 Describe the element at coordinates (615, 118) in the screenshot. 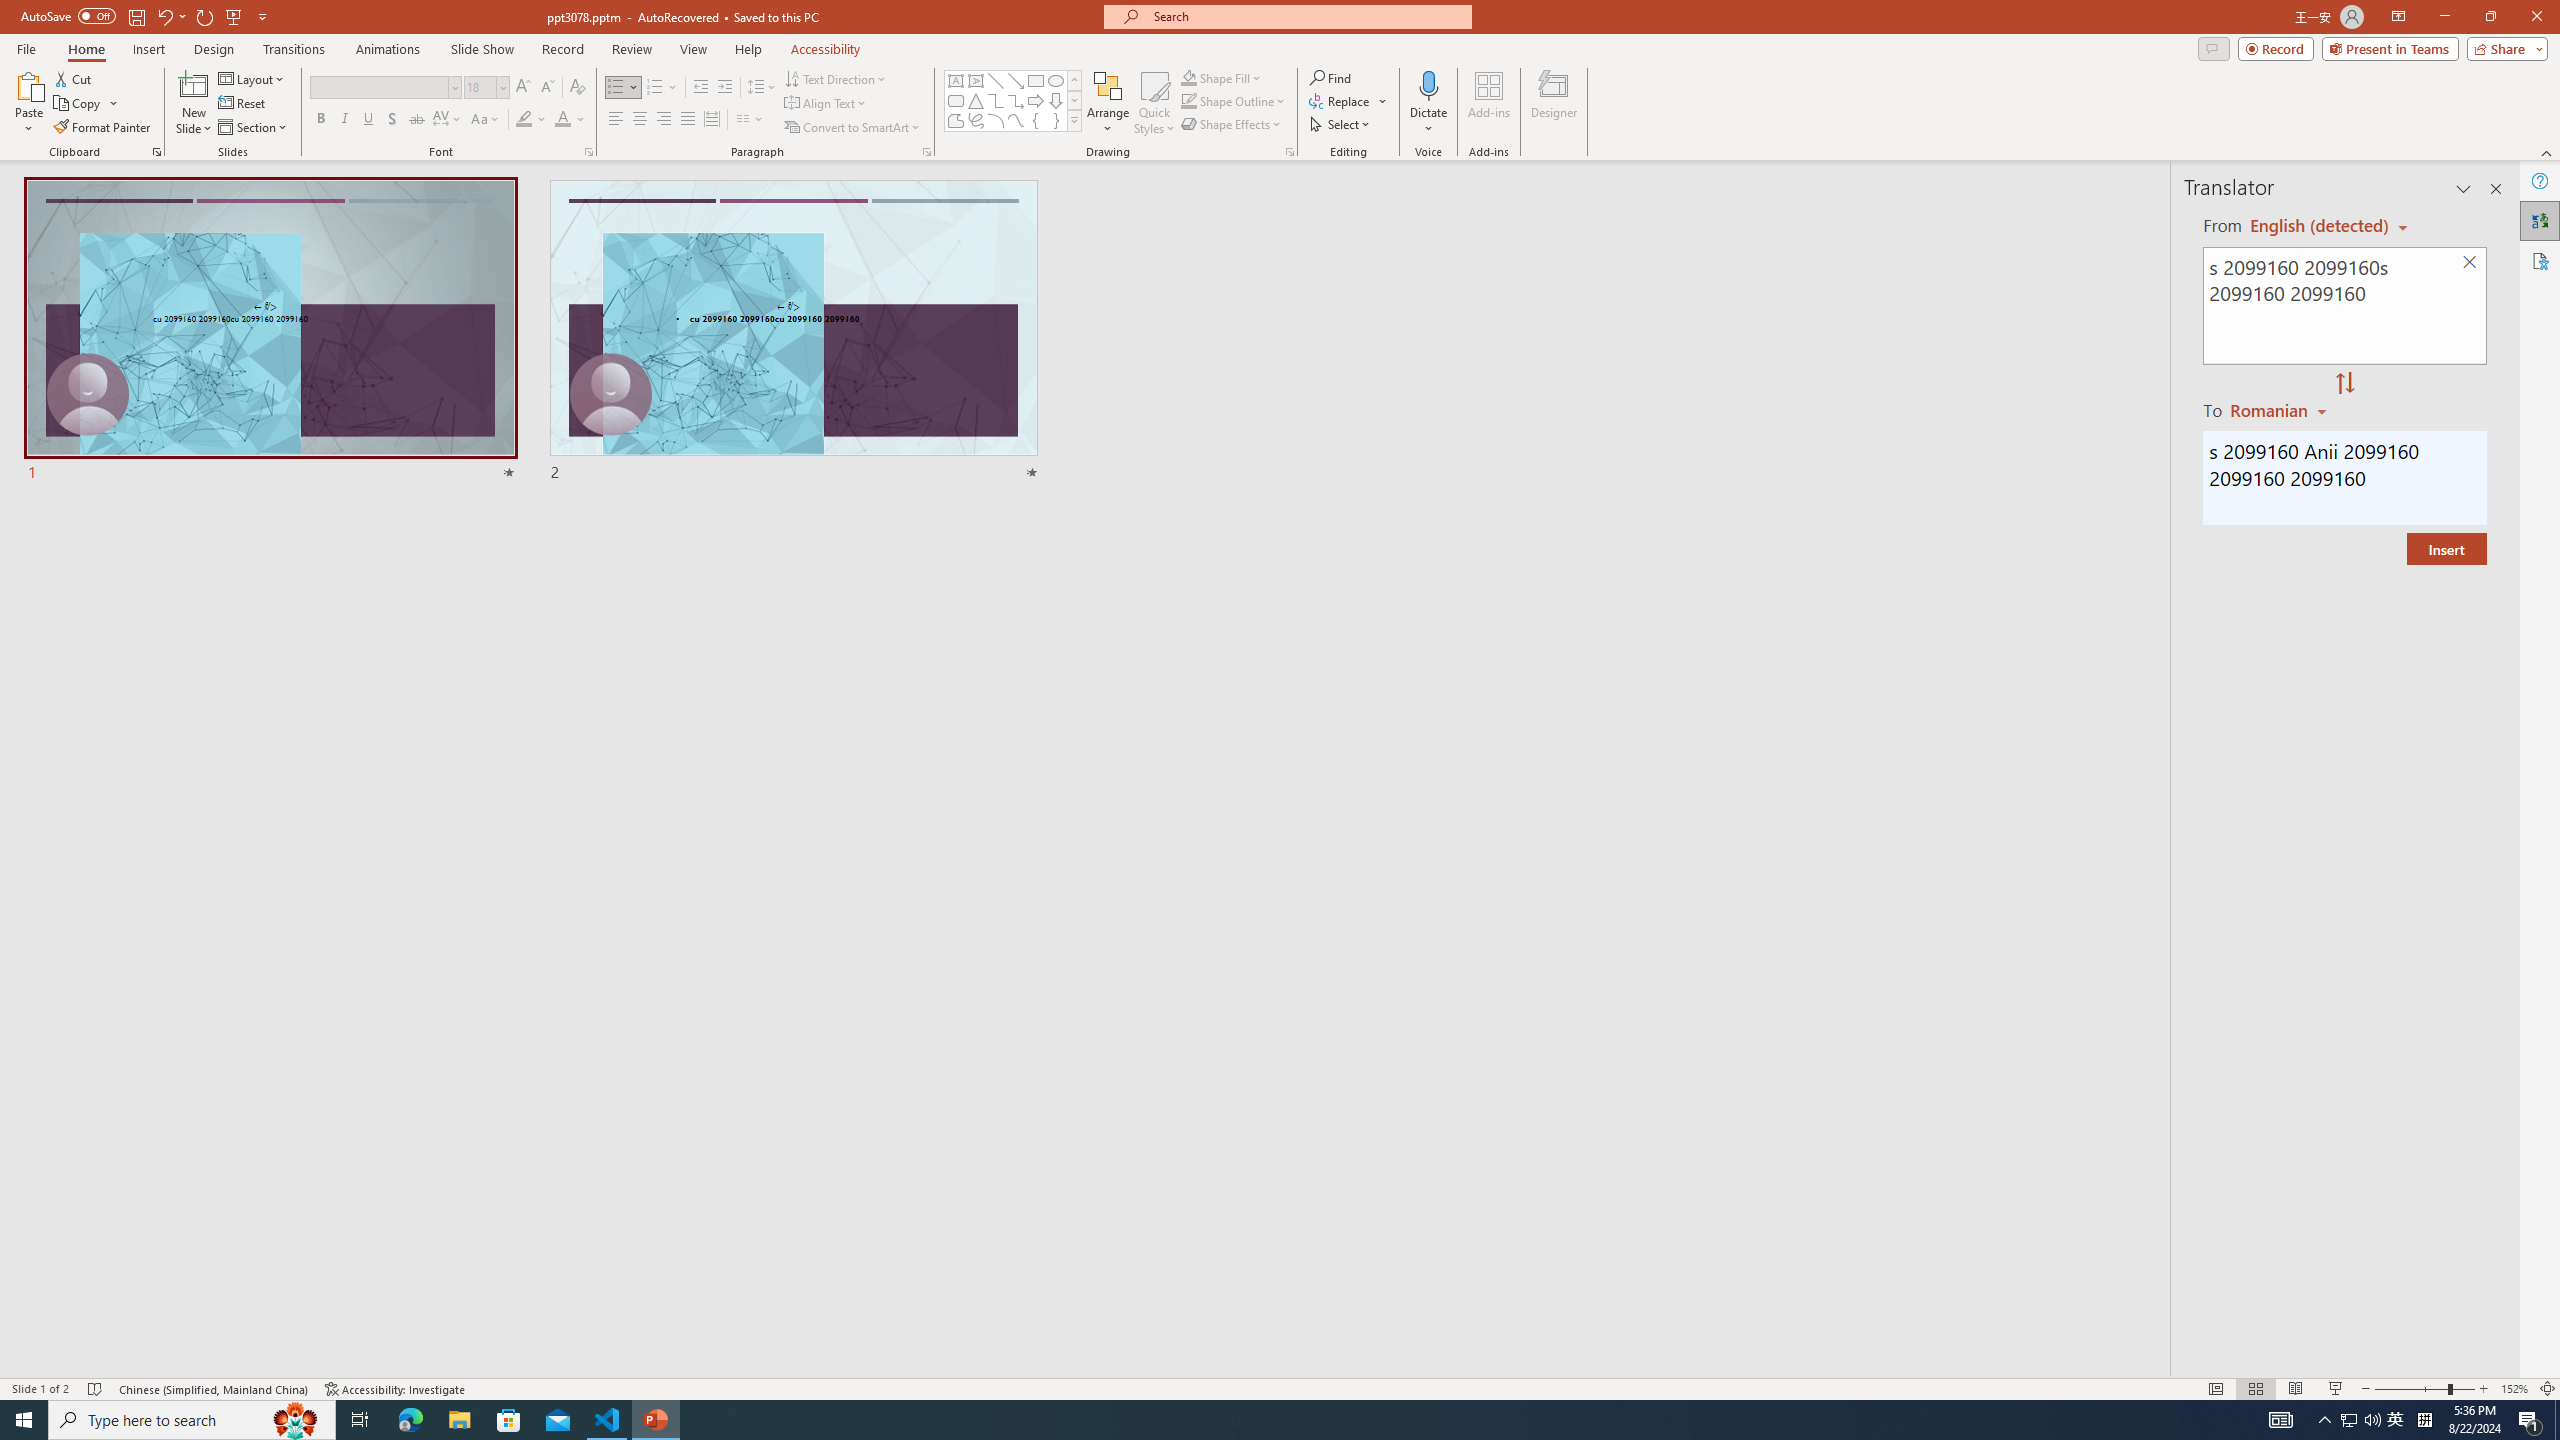

I see `'Align Left'` at that location.